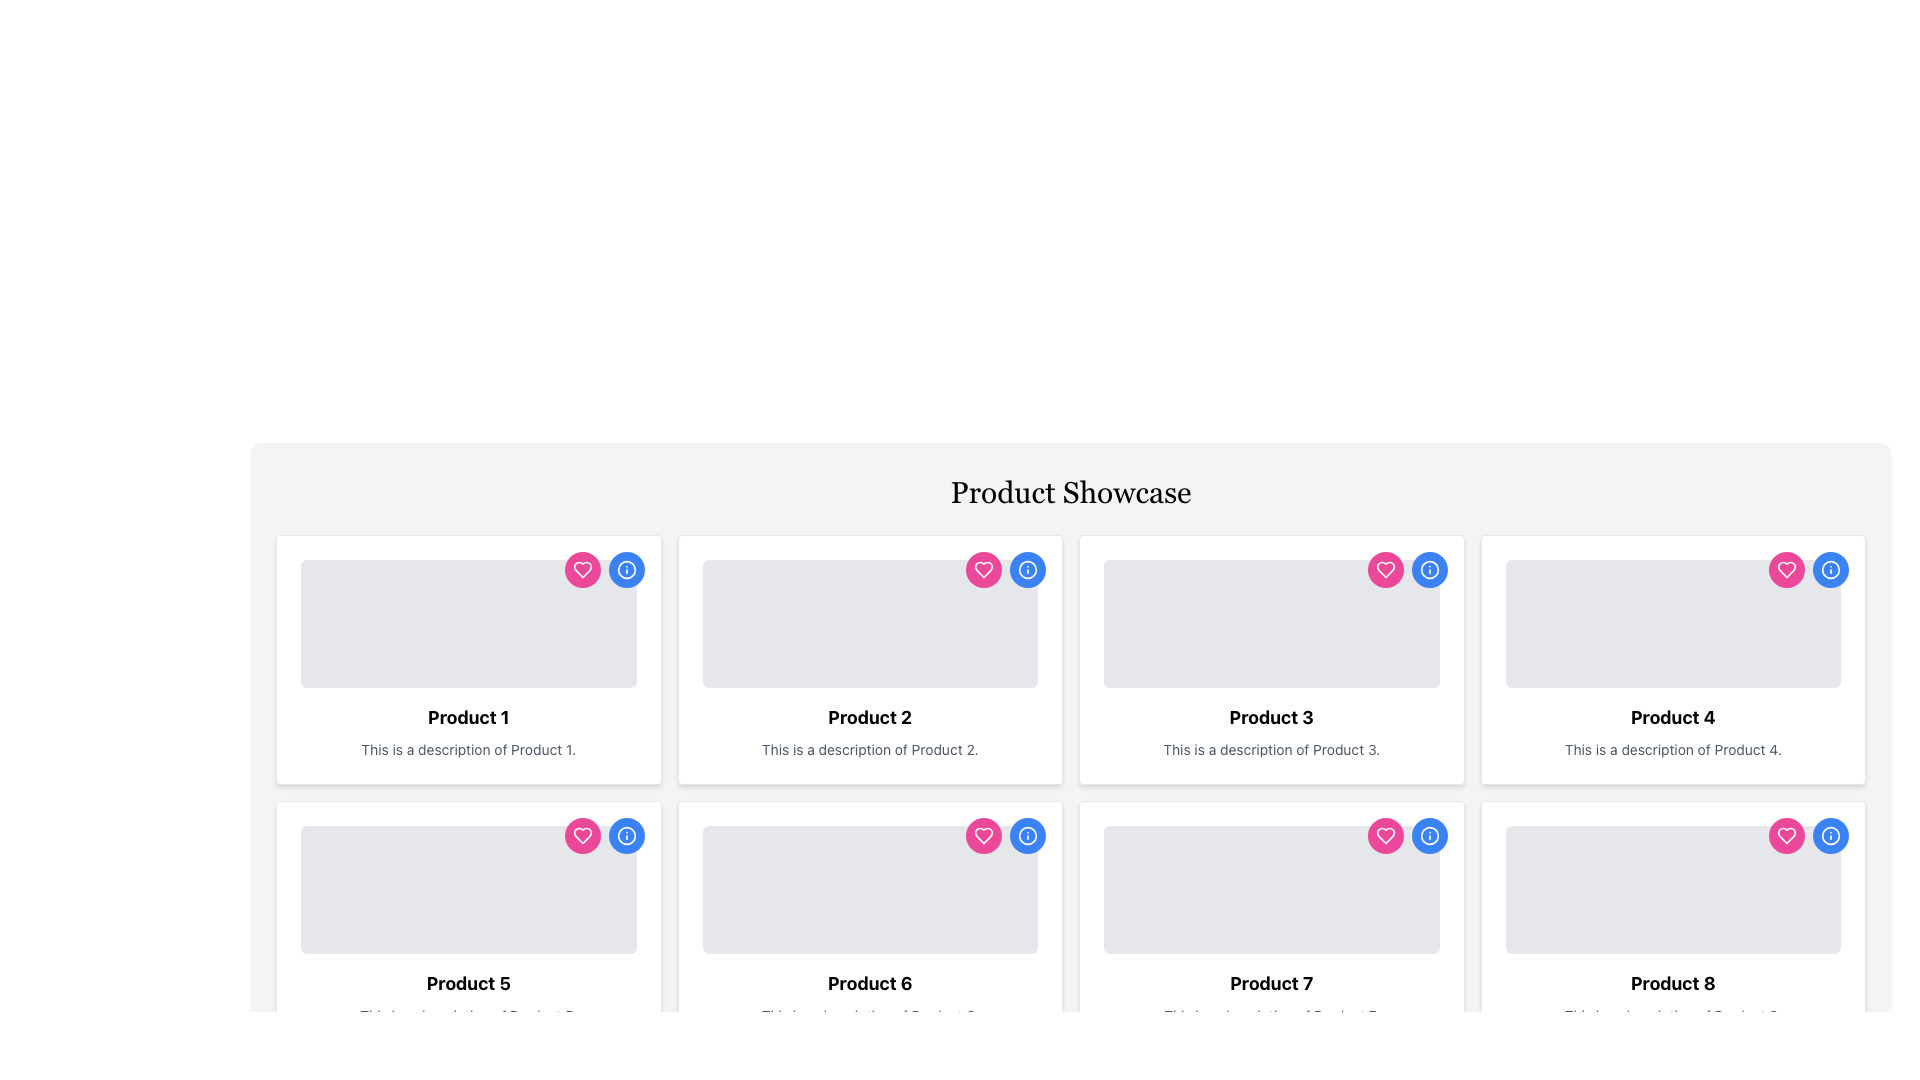 The image size is (1920, 1080). What do you see at coordinates (581, 836) in the screenshot?
I see `the heart-shaped icon within the pink circular button located at the top-right corner of the card for 'Product 5' in the product showcase grid` at bounding box center [581, 836].